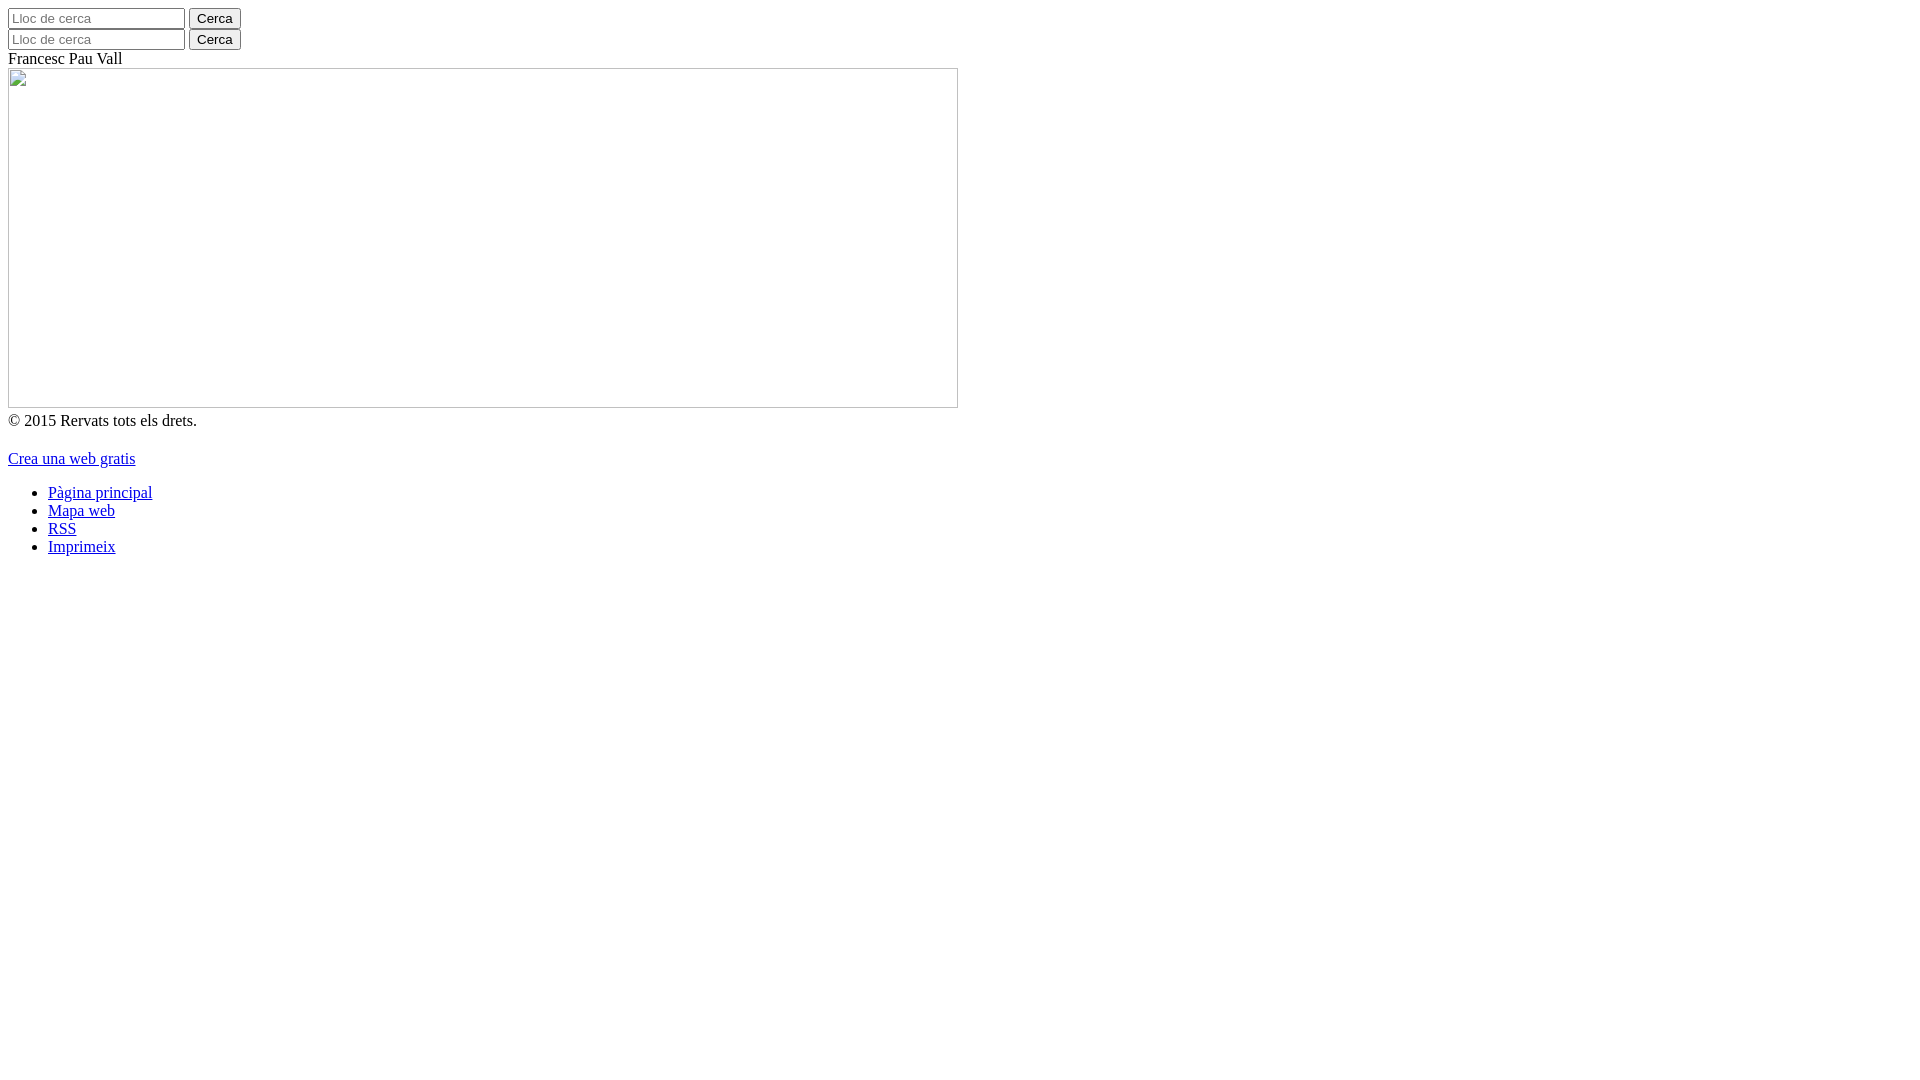 The width and height of the screenshot is (1920, 1080). Describe the element at coordinates (8, 458) in the screenshot. I see `'Crea una web gratis'` at that location.